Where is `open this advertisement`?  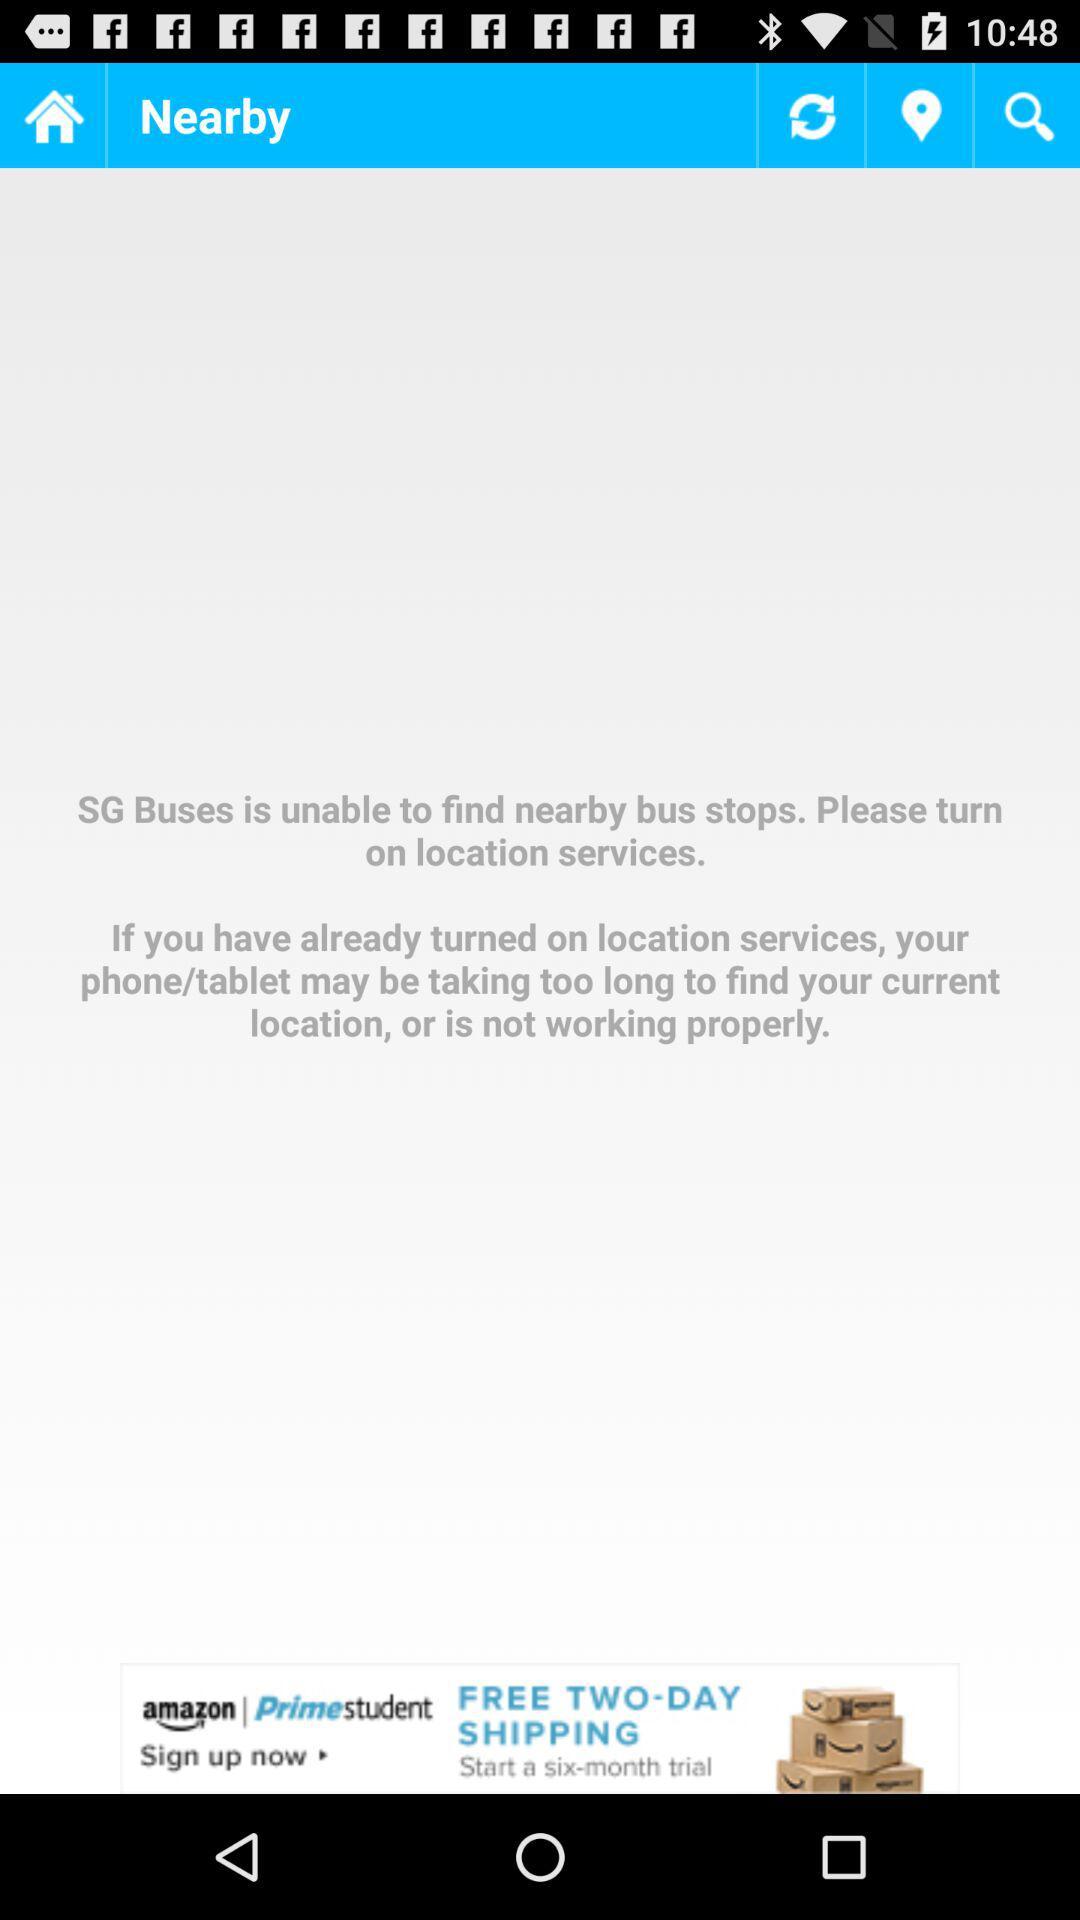 open this advertisement is located at coordinates (540, 1727).